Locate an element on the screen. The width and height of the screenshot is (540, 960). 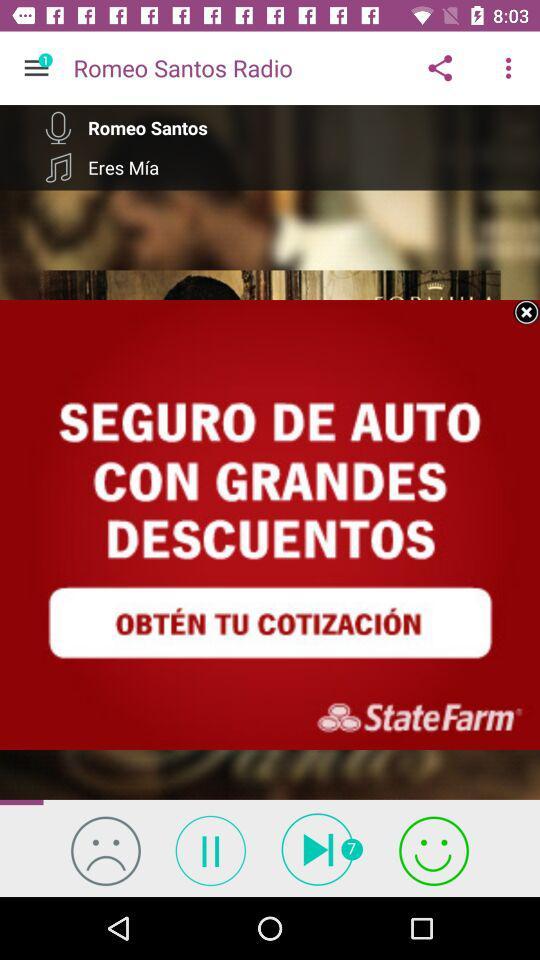
the skip_next icon is located at coordinates (322, 848).